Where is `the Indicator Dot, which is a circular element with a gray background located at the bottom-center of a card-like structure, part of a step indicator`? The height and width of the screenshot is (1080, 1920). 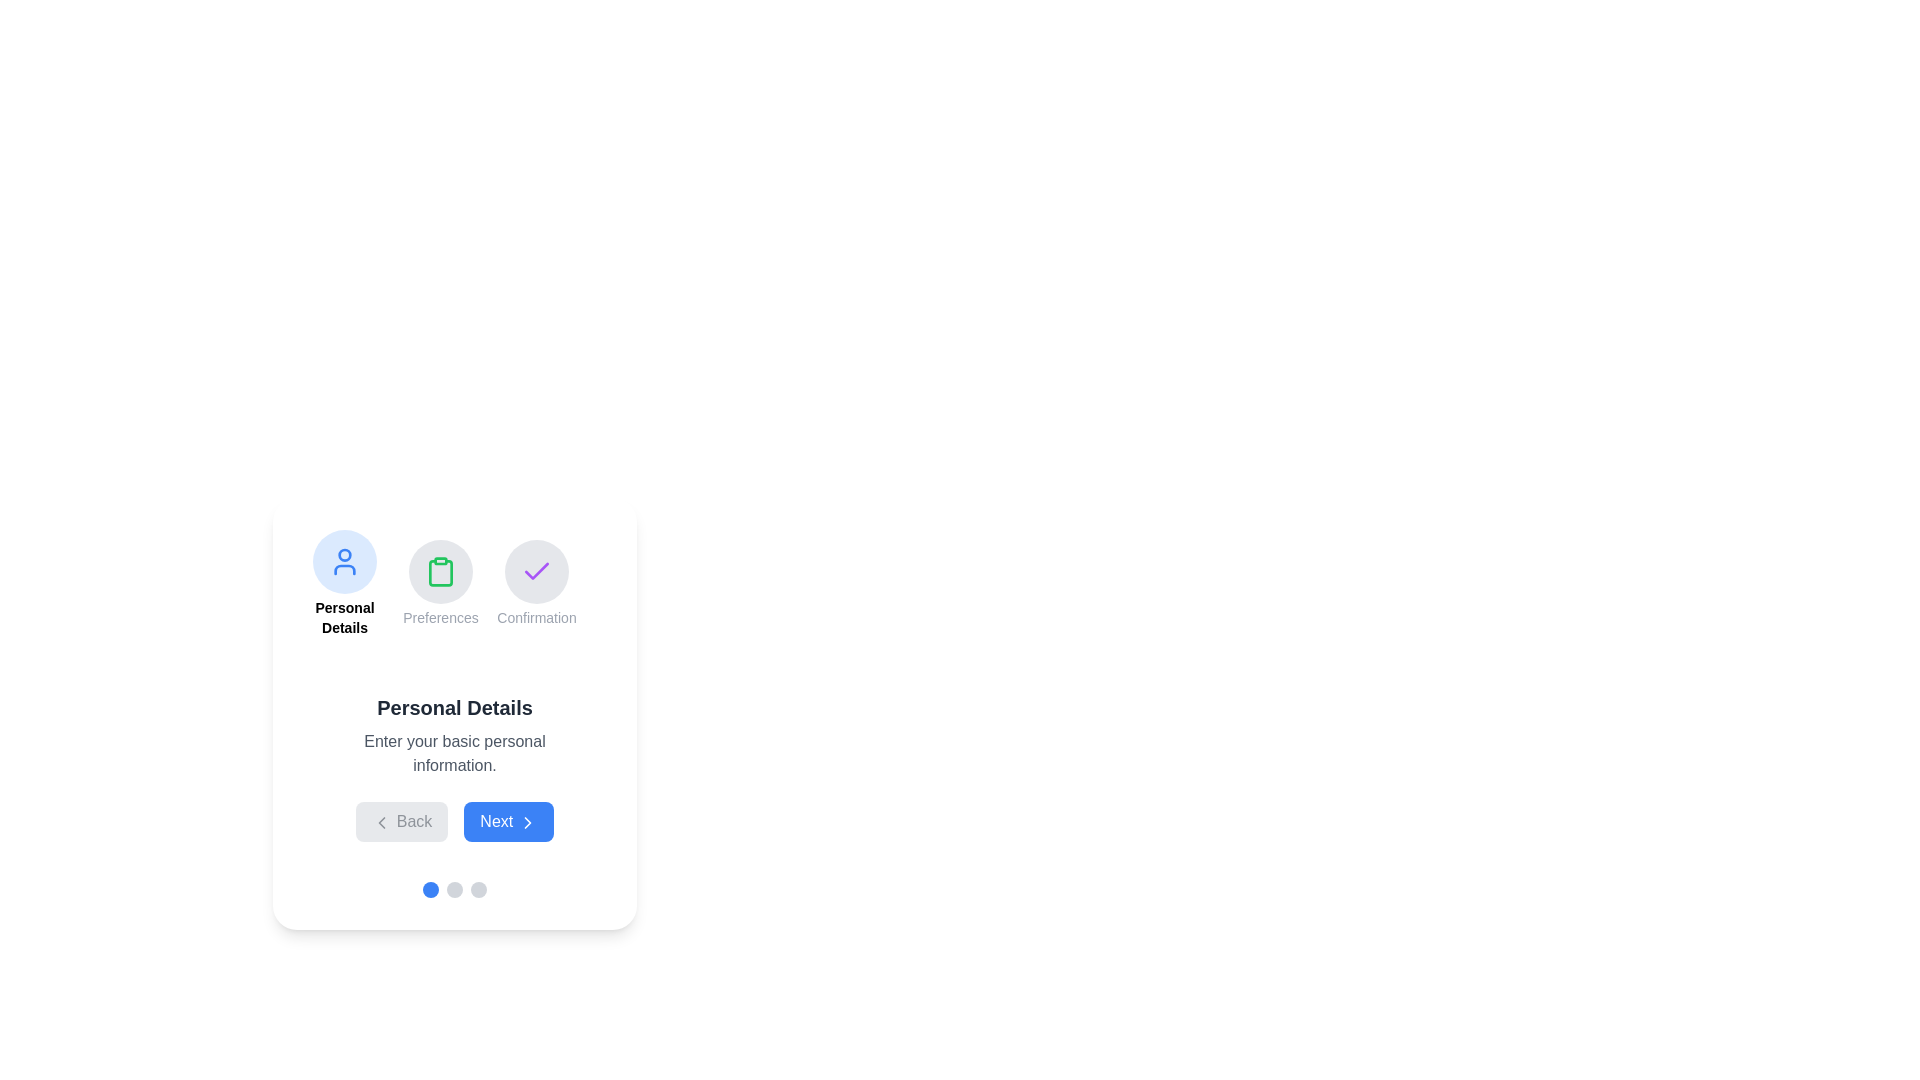 the Indicator Dot, which is a circular element with a gray background located at the bottom-center of a card-like structure, part of a step indicator is located at coordinates (454, 889).